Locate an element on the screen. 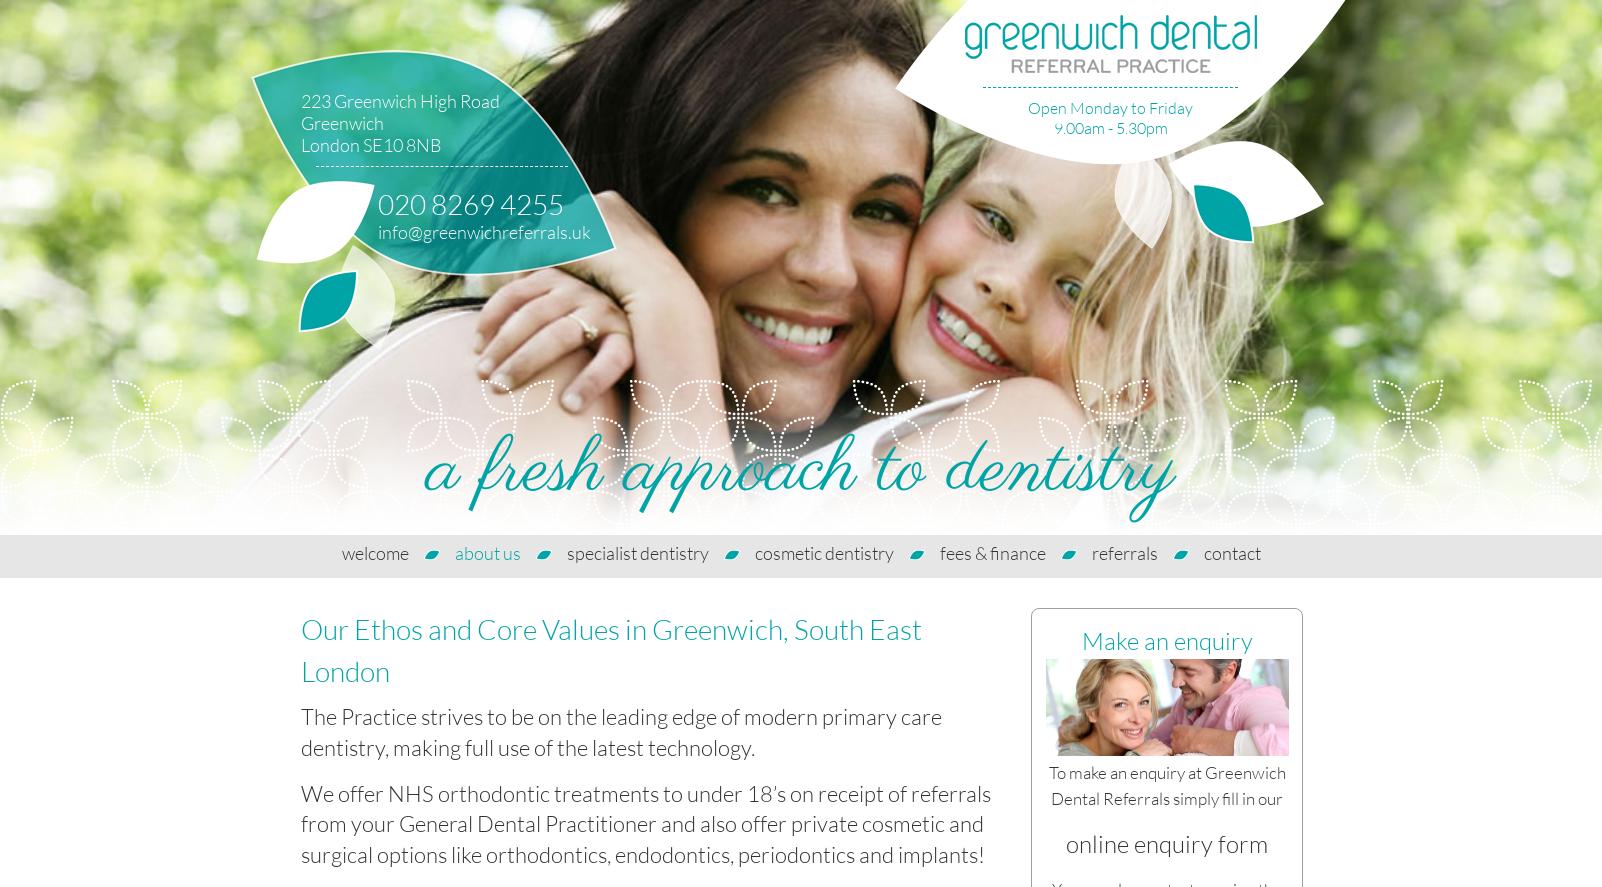 The height and width of the screenshot is (887, 1602). 'a fresh approach to dentistry' is located at coordinates (801, 470).